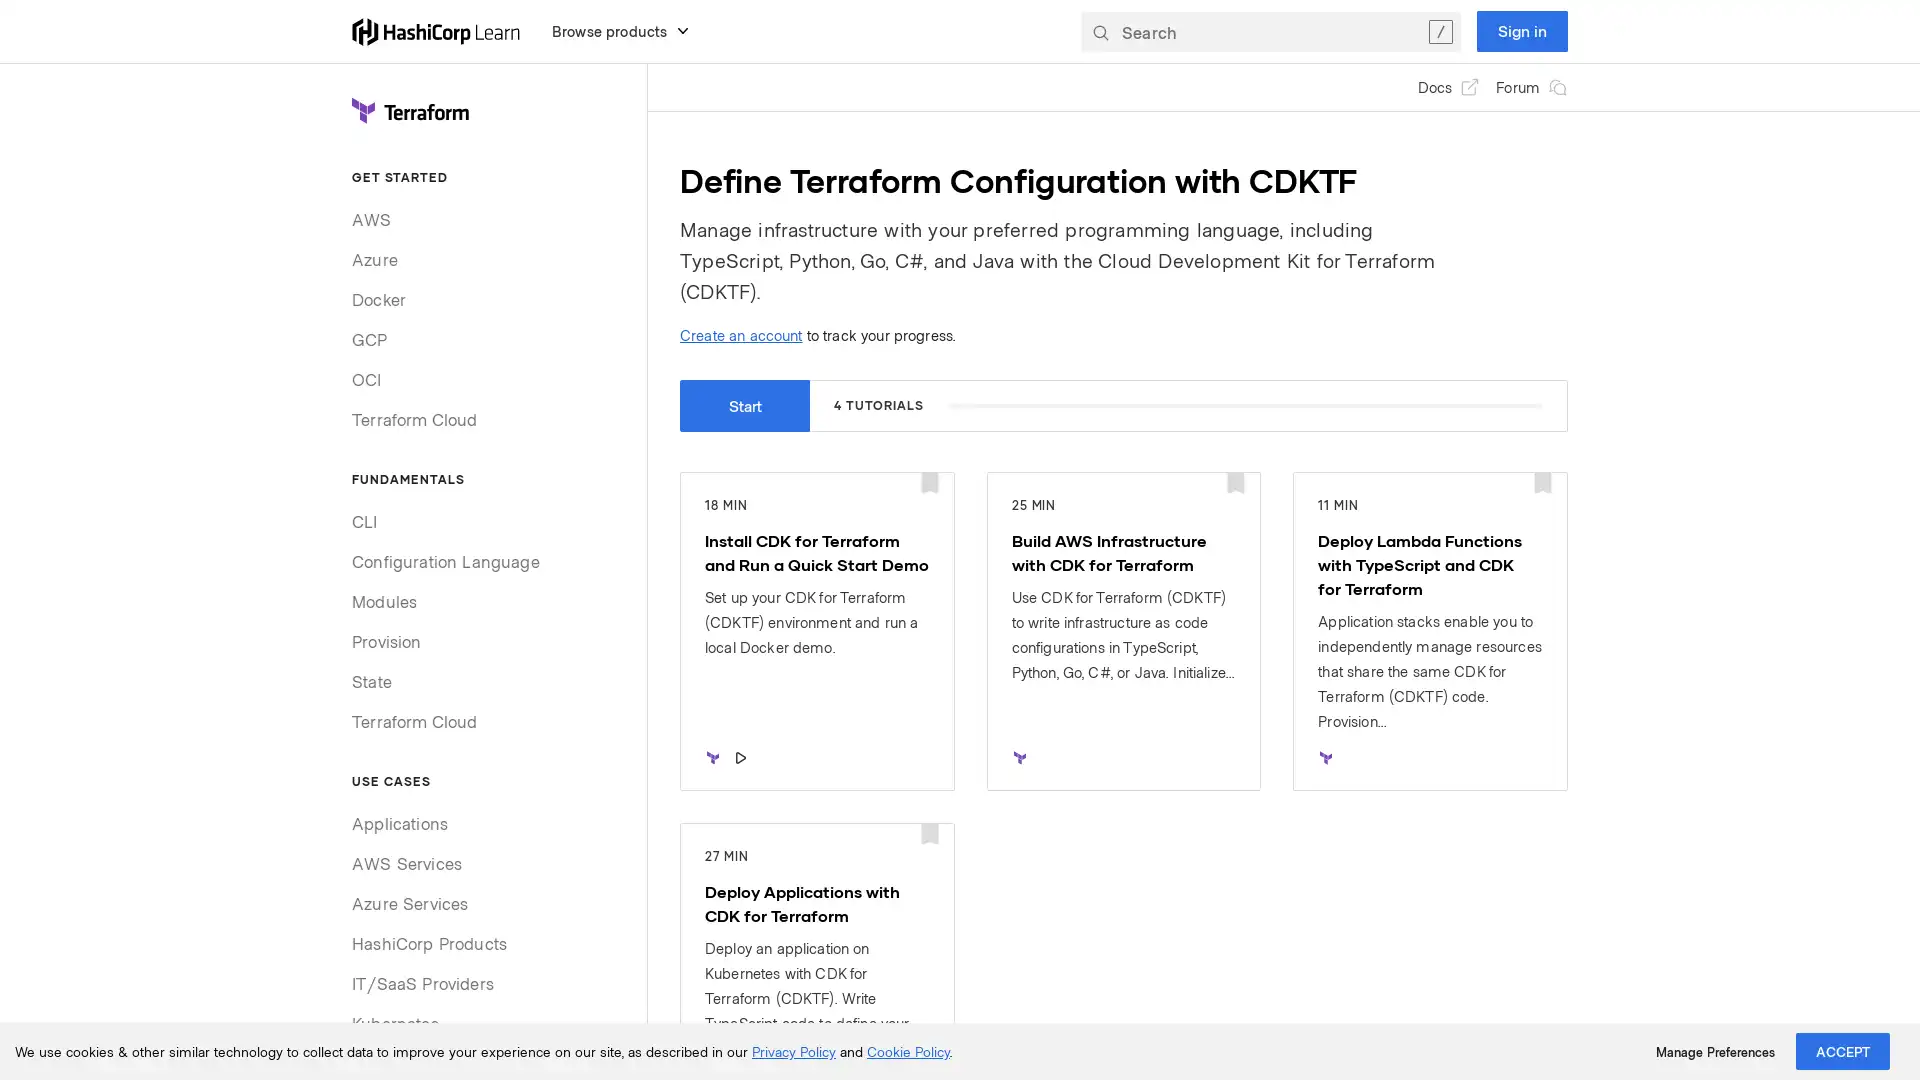 This screenshot has height=1080, width=1920. Describe the element at coordinates (928, 484) in the screenshot. I see `Add bookmark for: Install CDK for Terraform and Run a Quick Start Demo` at that location.